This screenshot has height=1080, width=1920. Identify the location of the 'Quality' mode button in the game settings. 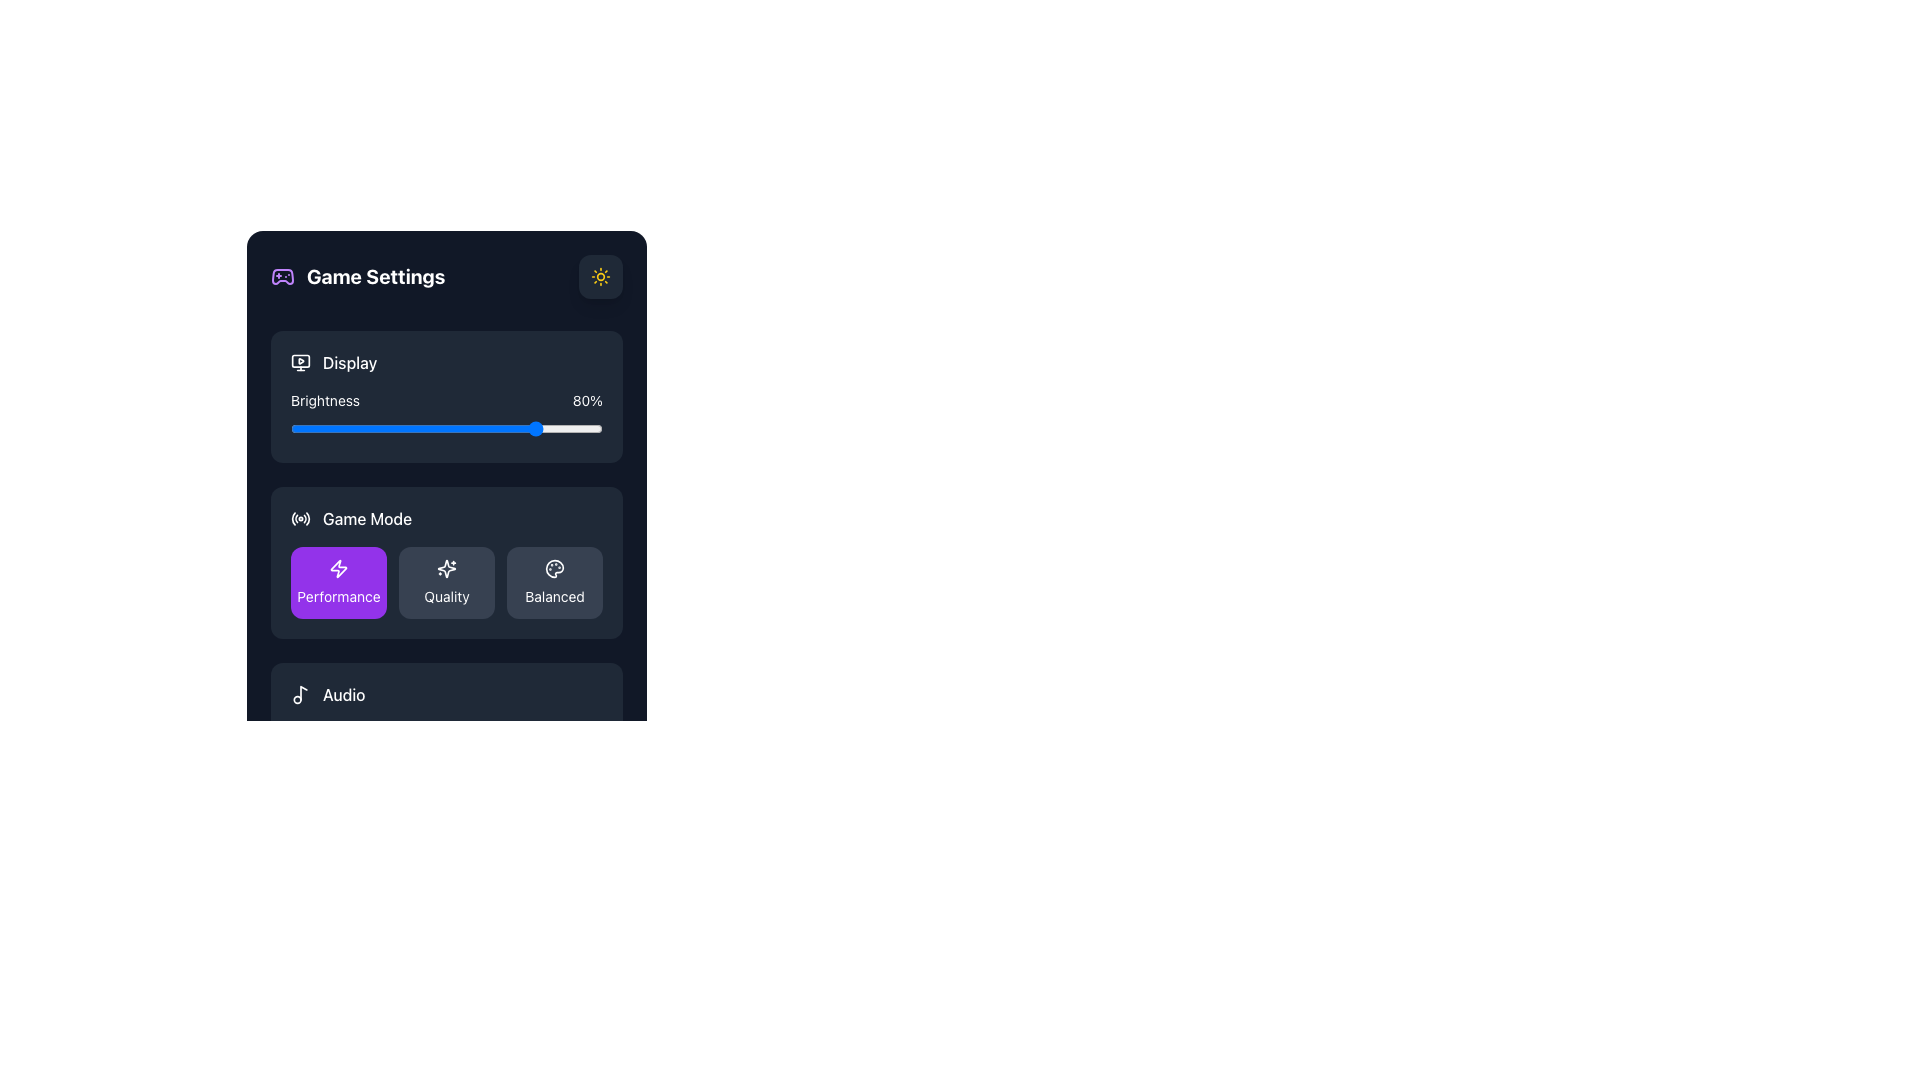
(445, 582).